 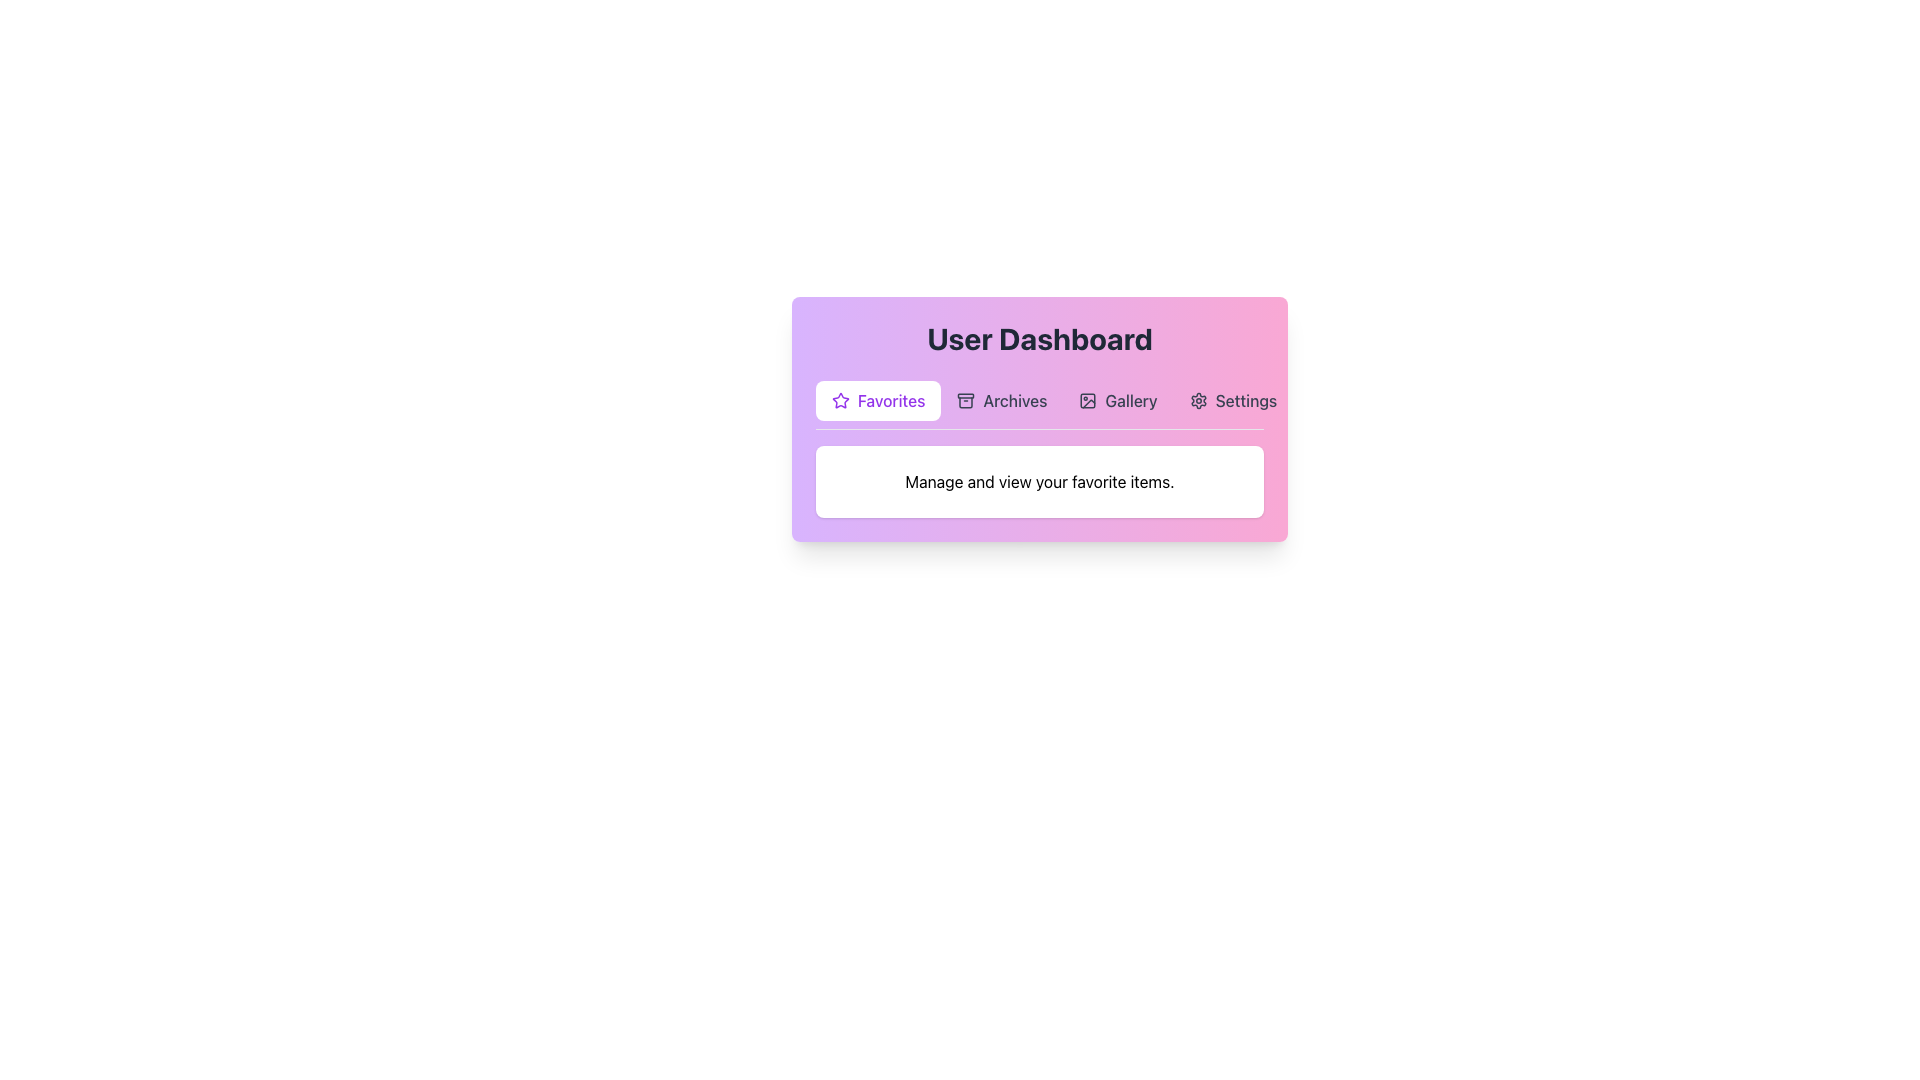 What do you see at coordinates (1002, 401) in the screenshot?
I see `the second button in the navigation bar under 'User Dashboard'` at bounding box center [1002, 401].